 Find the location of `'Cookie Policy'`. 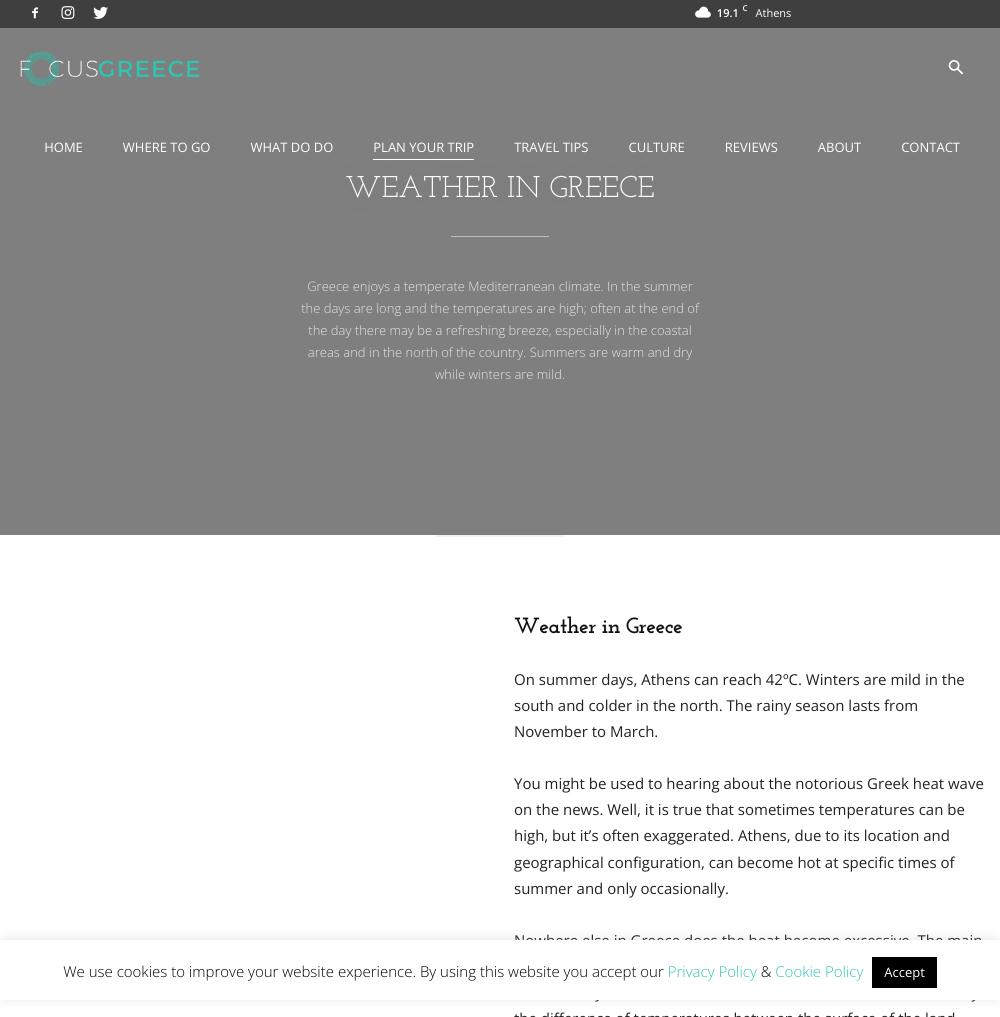

'Cookie Policy' is located at coordinates (775, 972).